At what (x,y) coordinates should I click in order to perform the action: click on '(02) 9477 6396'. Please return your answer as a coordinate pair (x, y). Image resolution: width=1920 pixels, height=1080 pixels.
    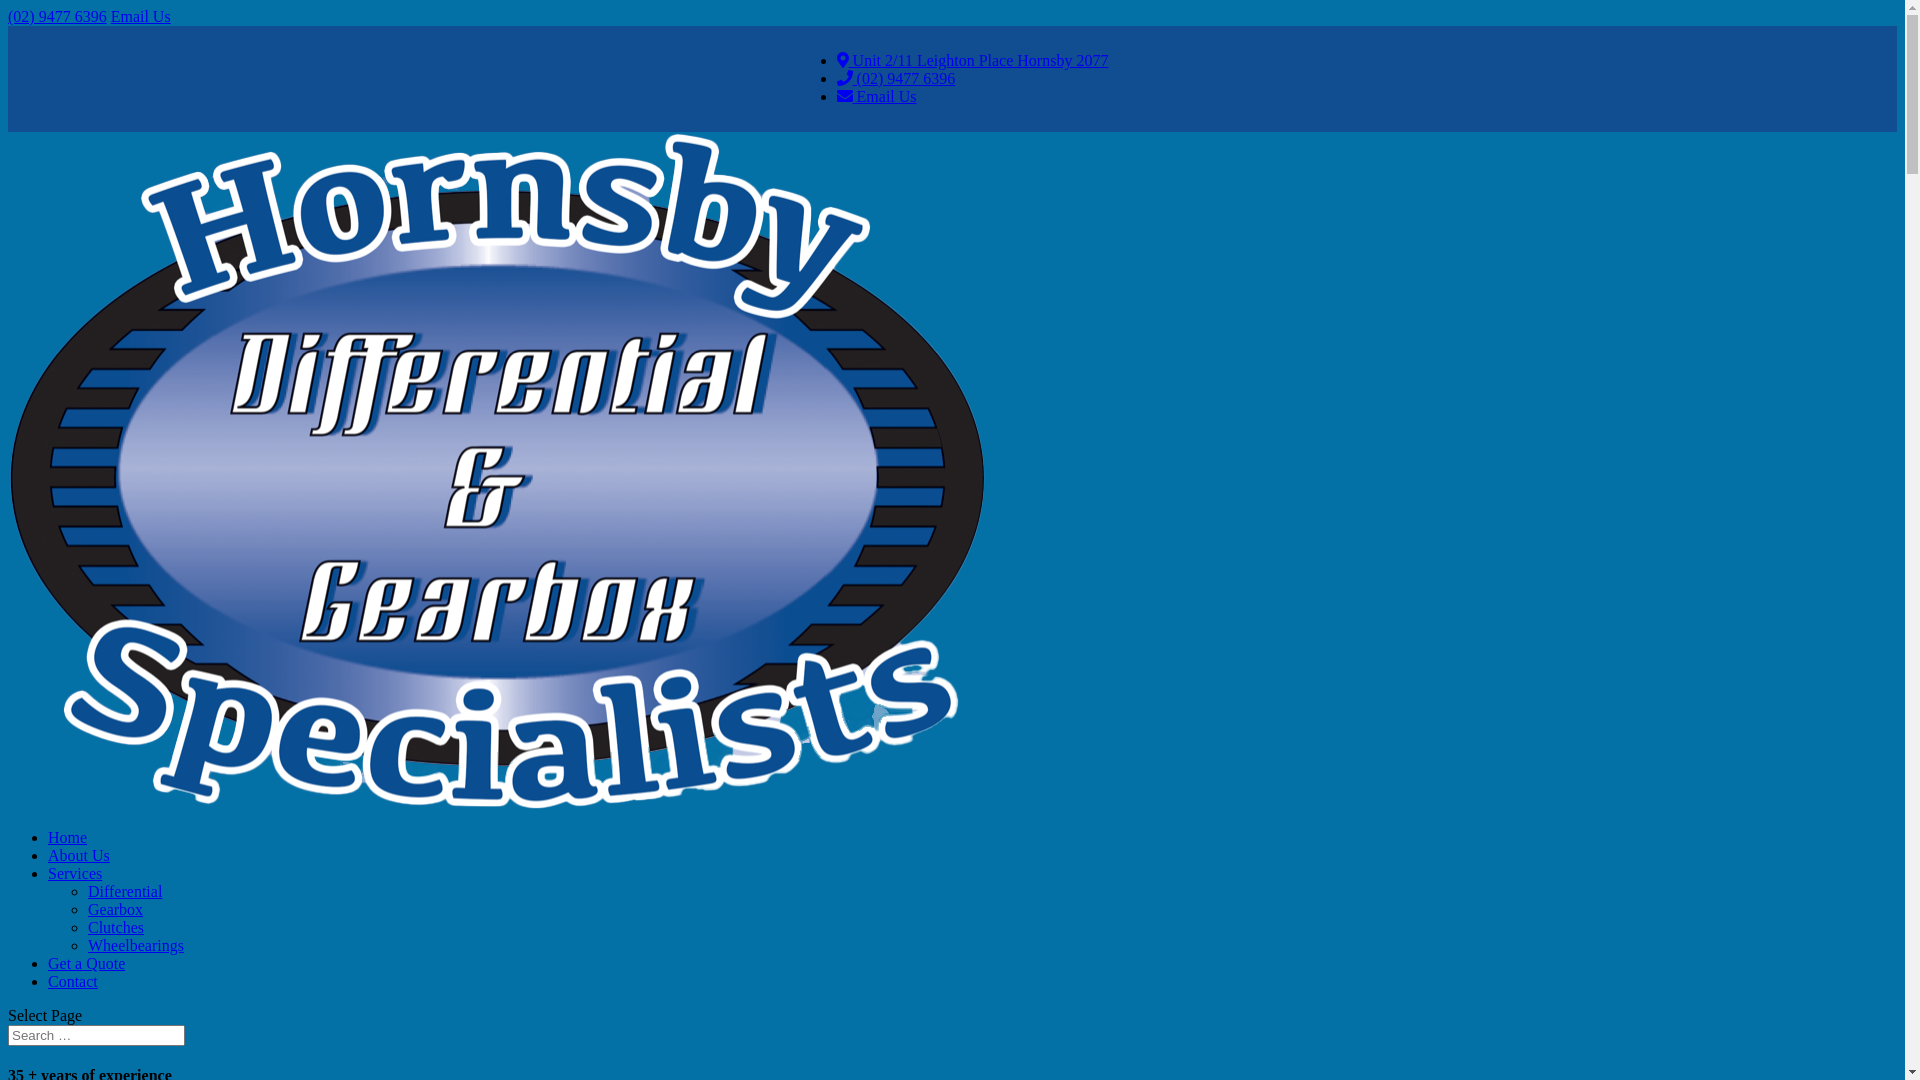
    Looking at the image, I should click on (57, 16).